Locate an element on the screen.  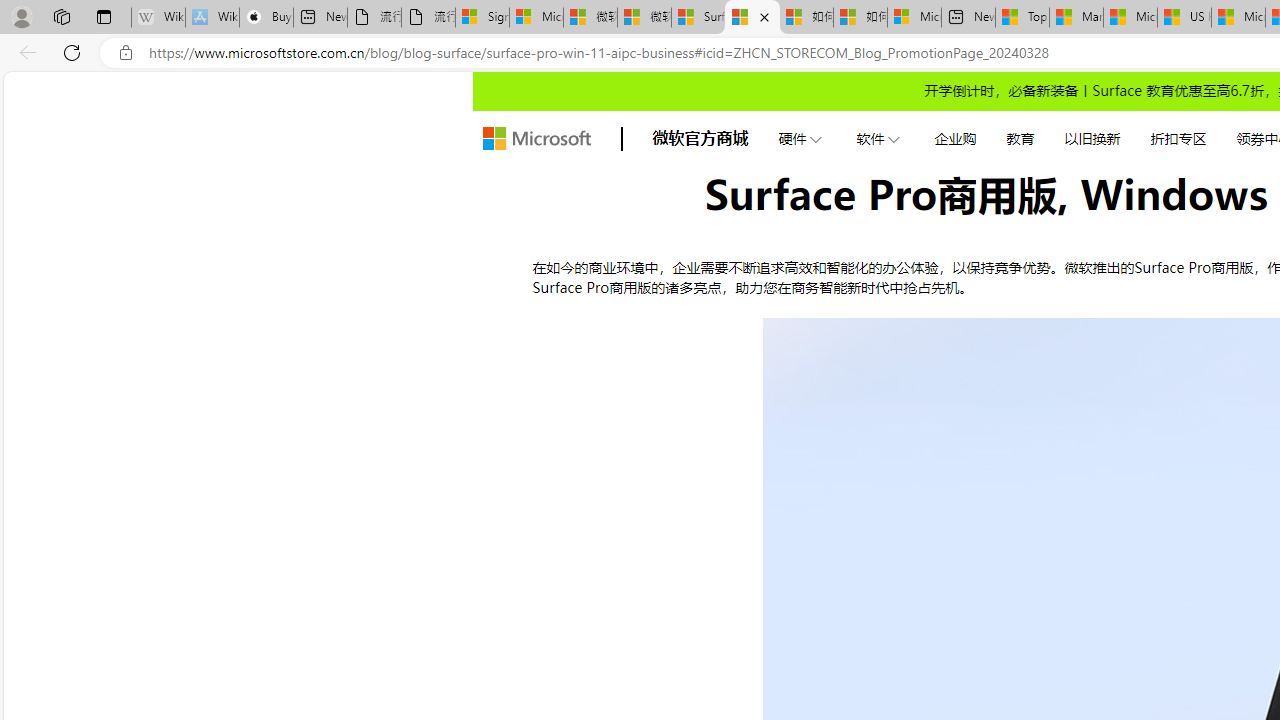
'store logo' is located at coordinates (536, 137).